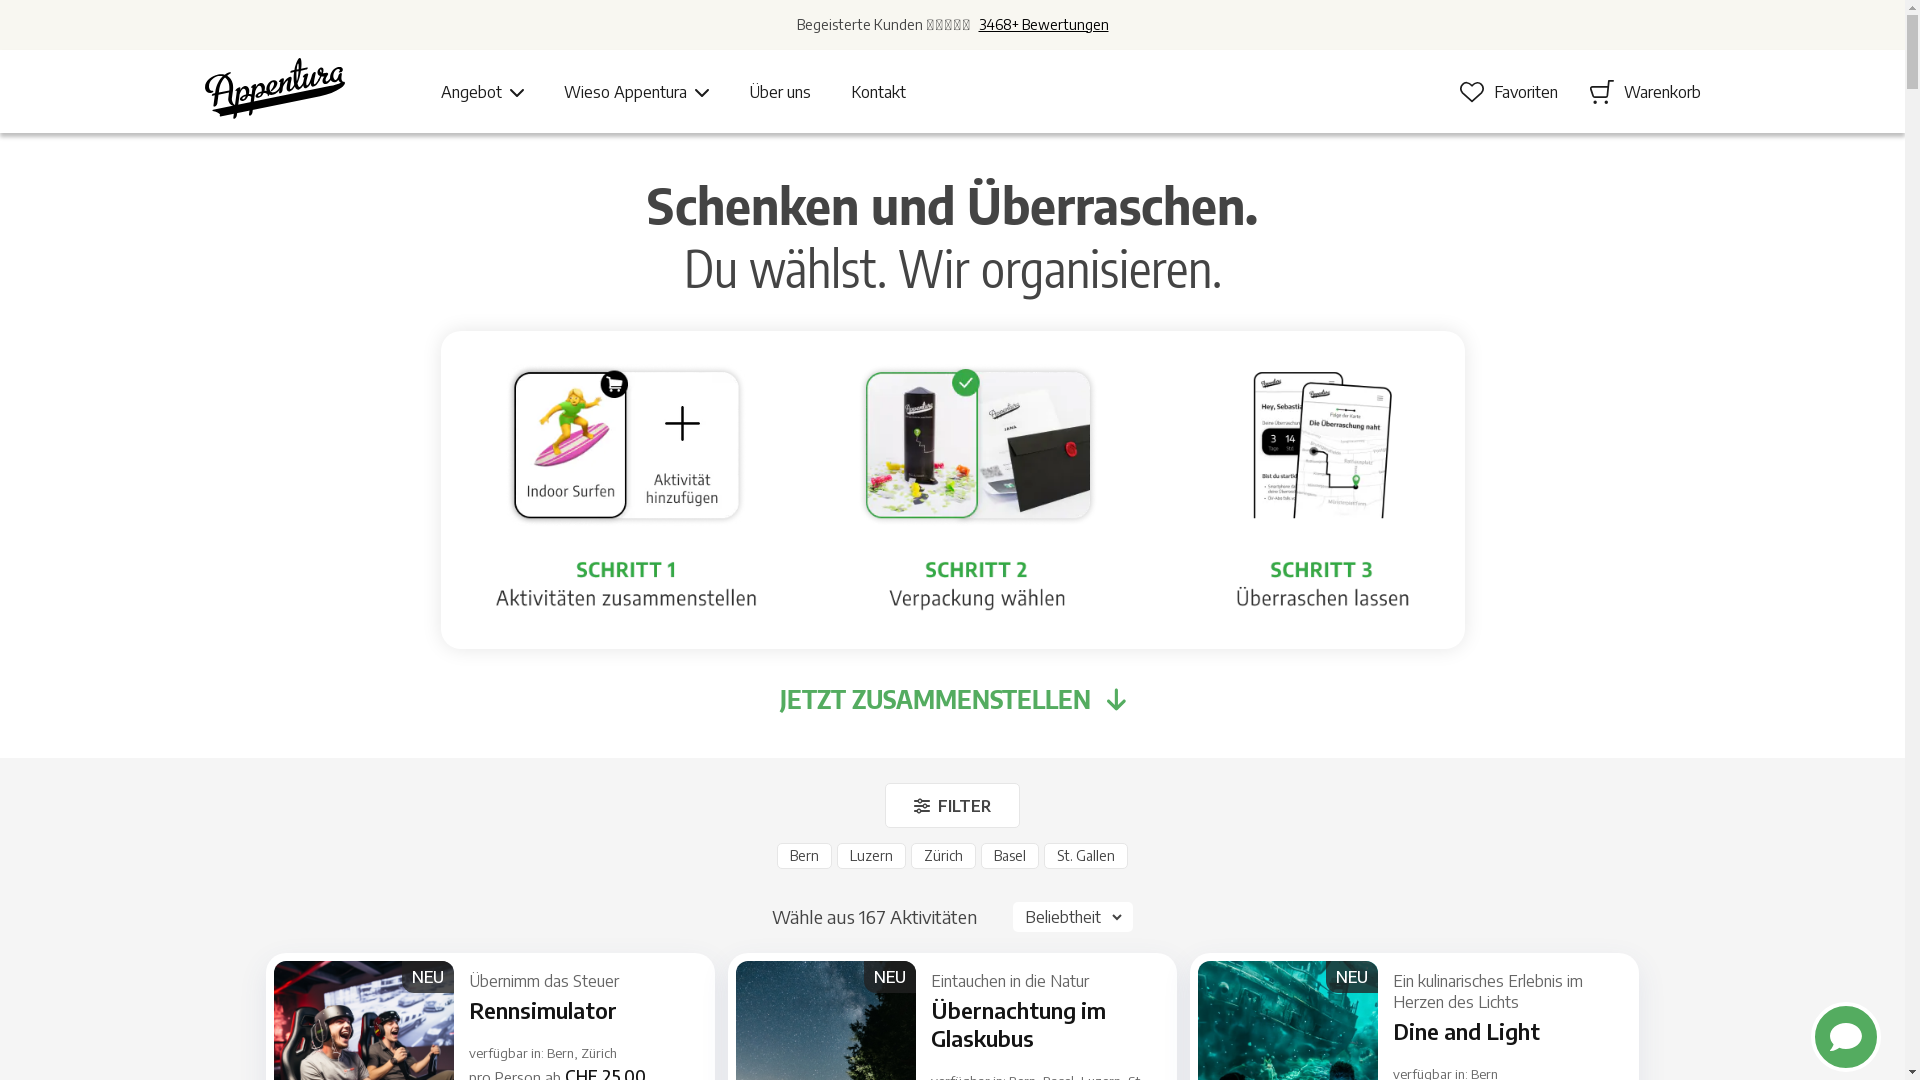 This screenshot has width=1920, height=1080. What do you see at coordinates (1041, 24) in the screenshot?
I see `'3468+ Bewertungen'` at bounding box center [1041, 24].